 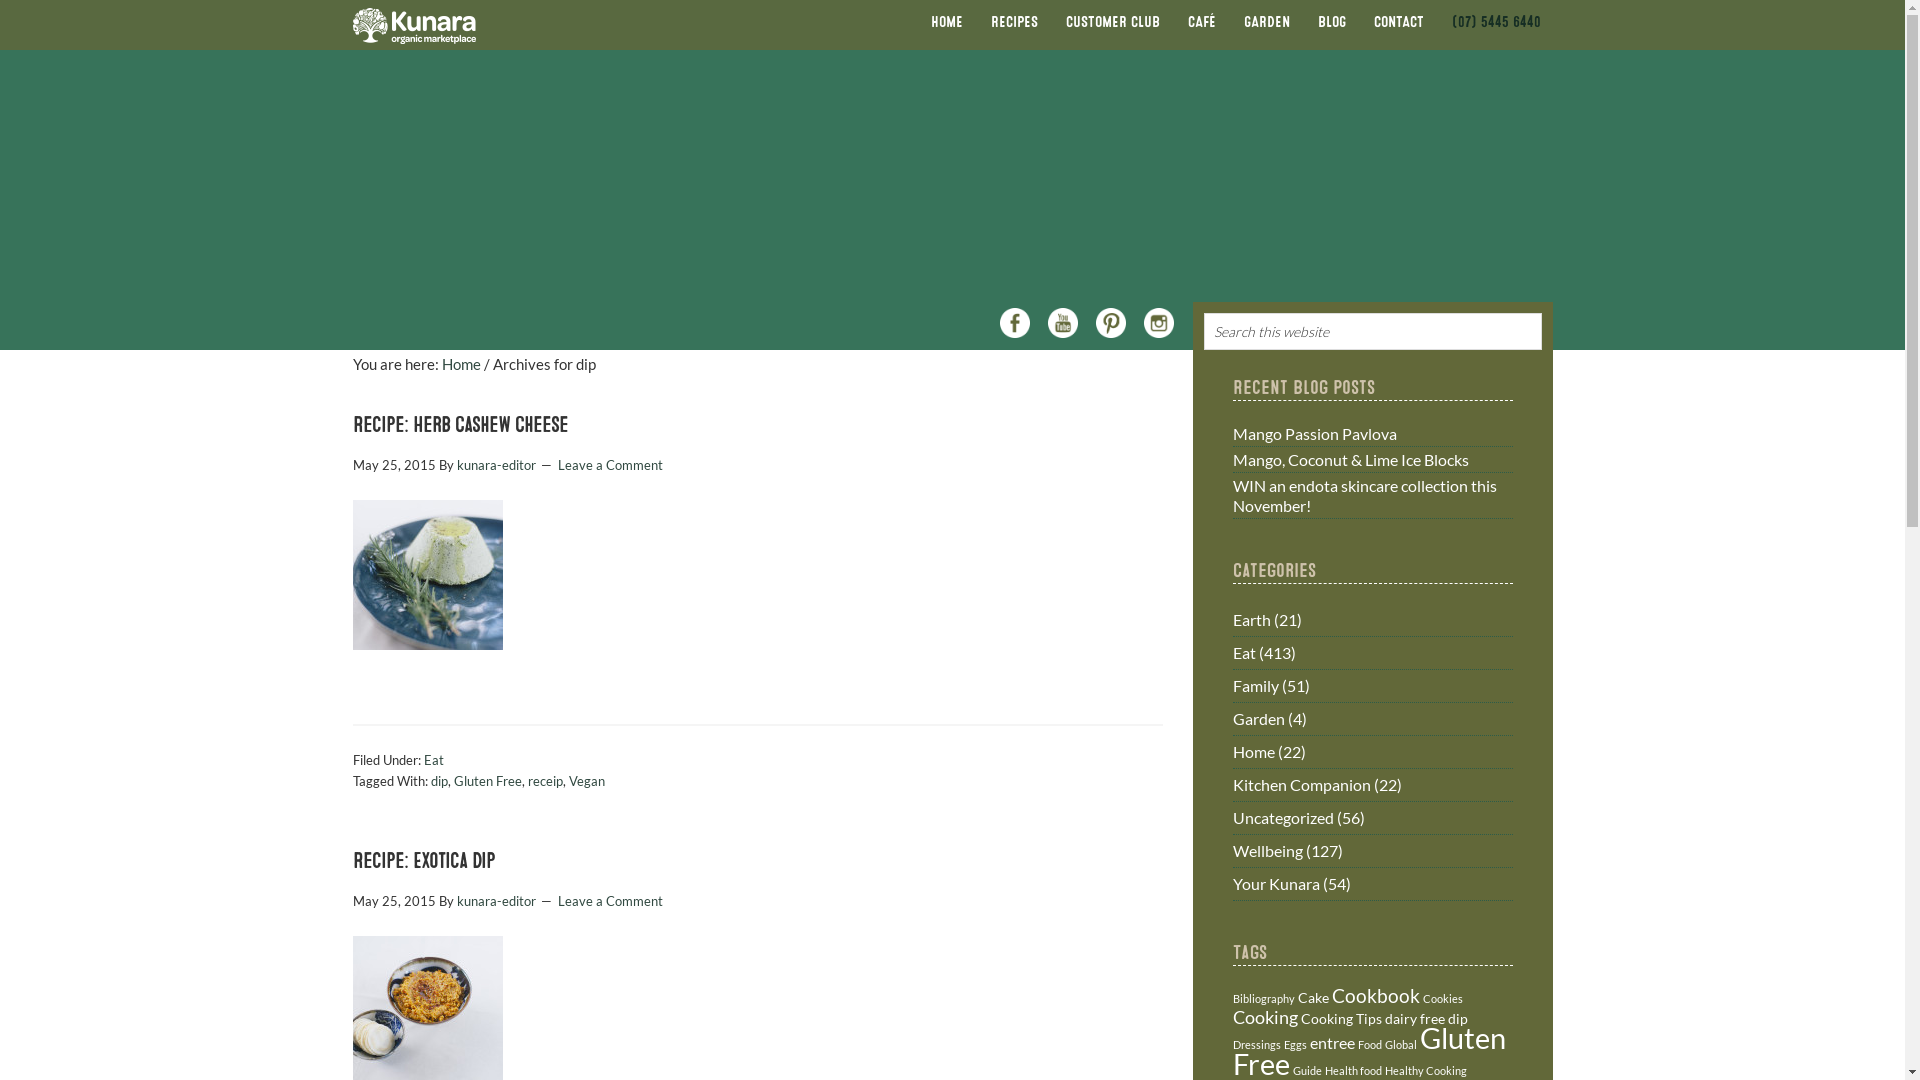 I want to click on 'Eggs', so click(x=1283, y=1043).